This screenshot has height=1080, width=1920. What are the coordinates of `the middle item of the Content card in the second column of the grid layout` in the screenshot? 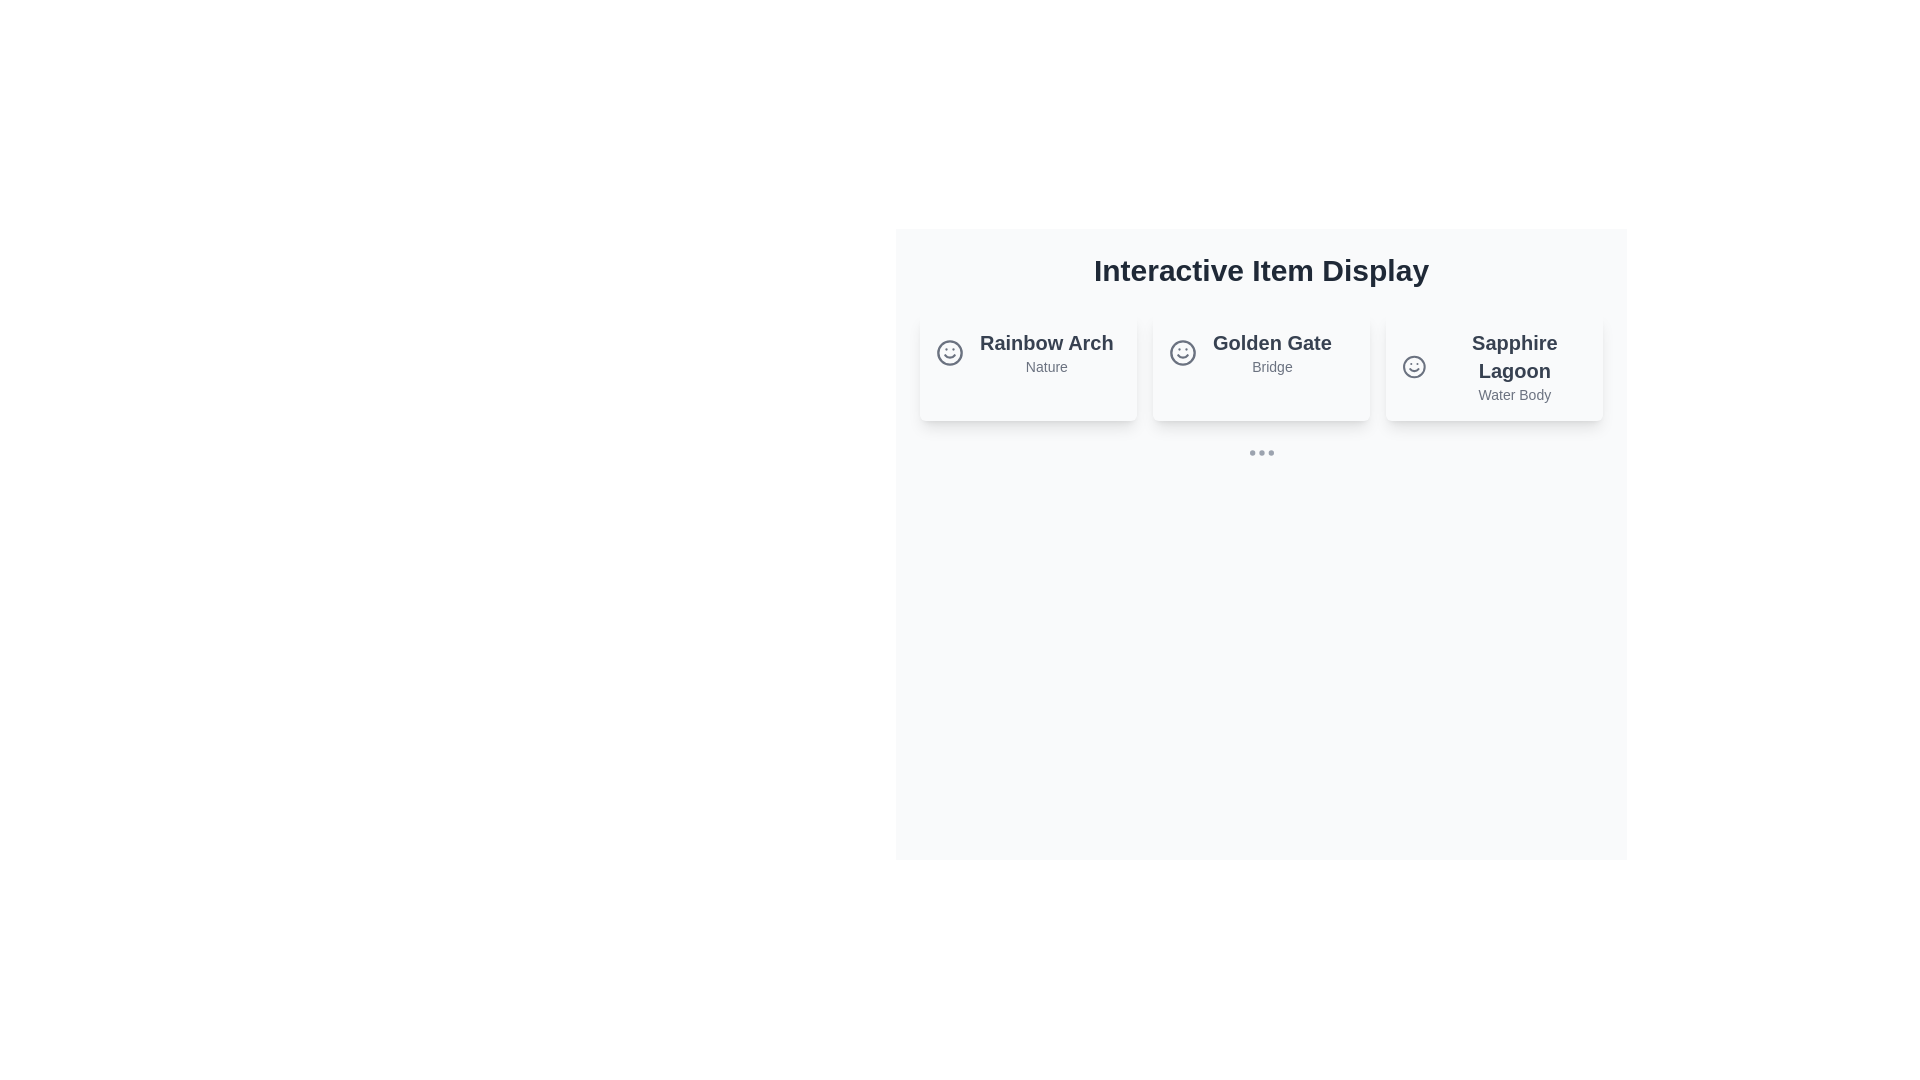 It's located at (1260, 366).